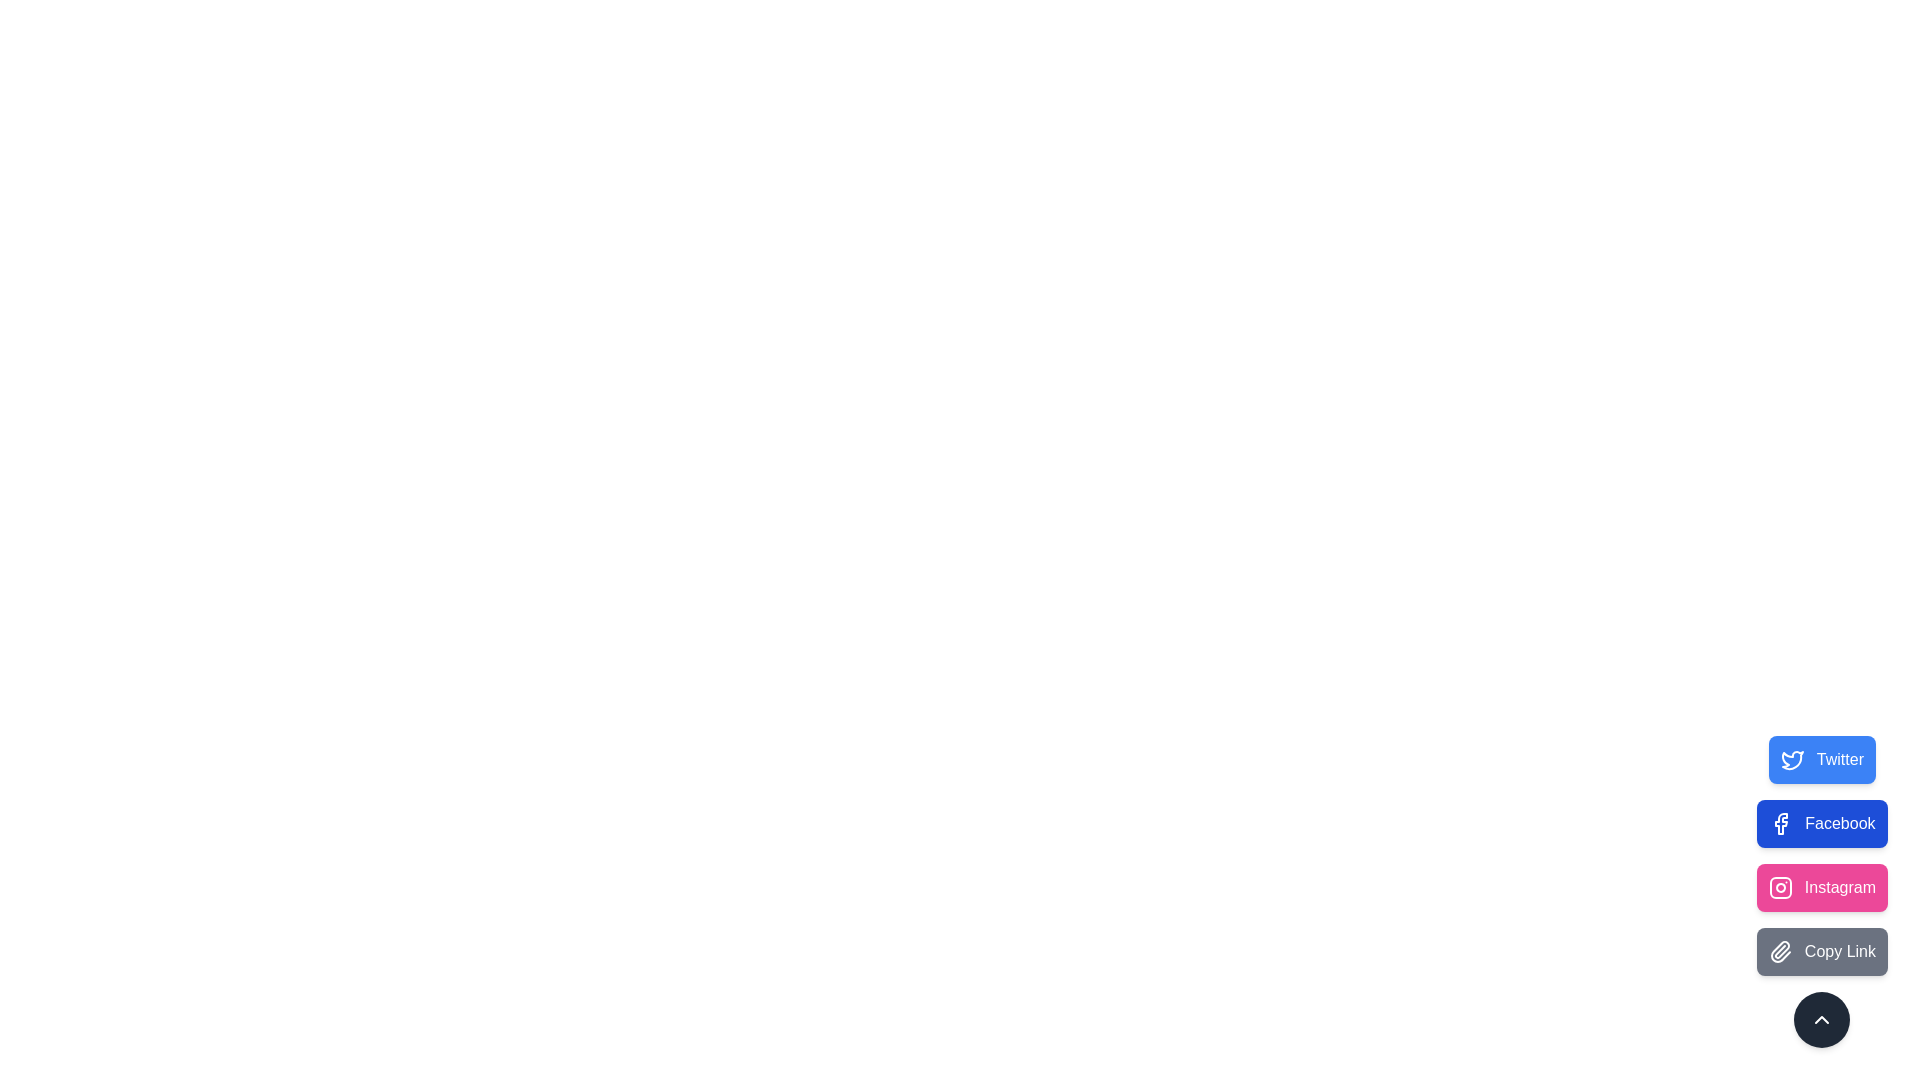 This screenshot has width=1920, height=1080. I want to click on the Instagram button to perform the corresponding action, so click(1822, 886).